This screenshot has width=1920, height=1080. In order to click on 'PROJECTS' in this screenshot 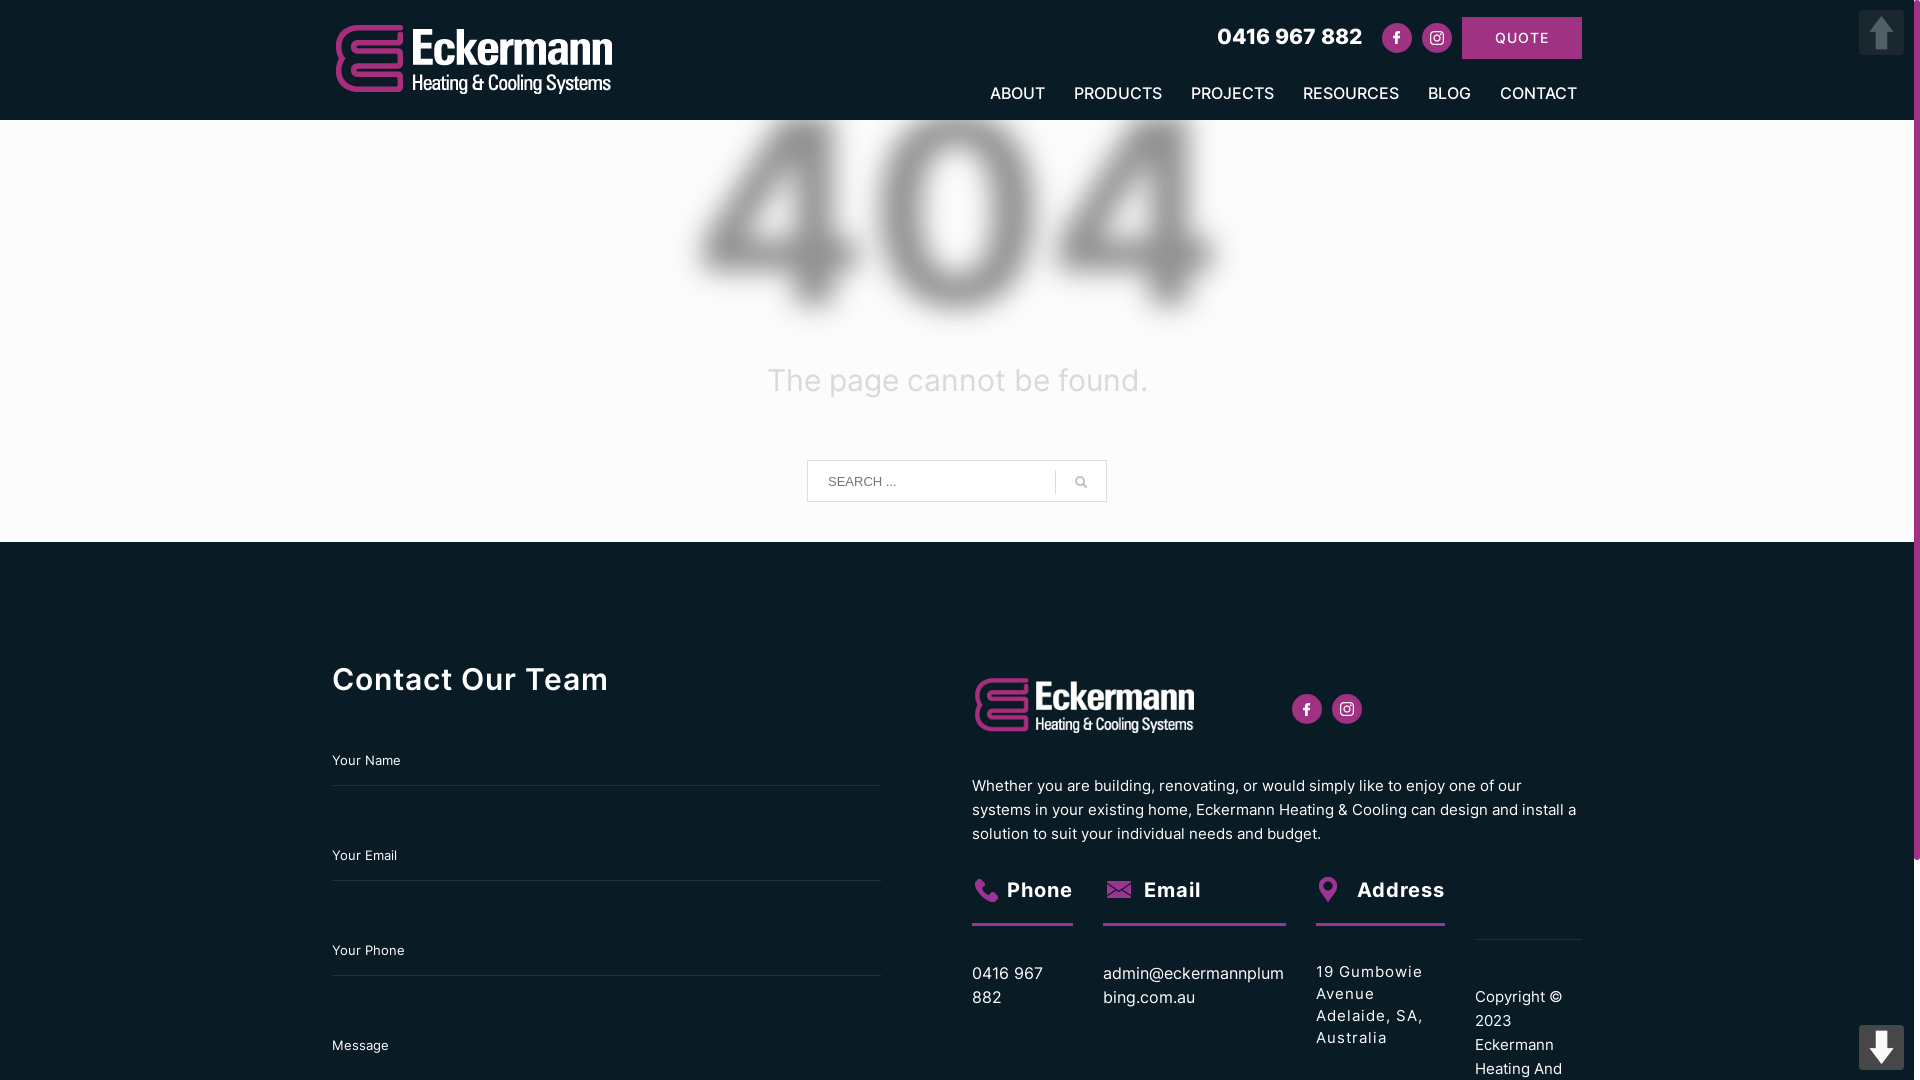, I will do `click(1231, 92)`.